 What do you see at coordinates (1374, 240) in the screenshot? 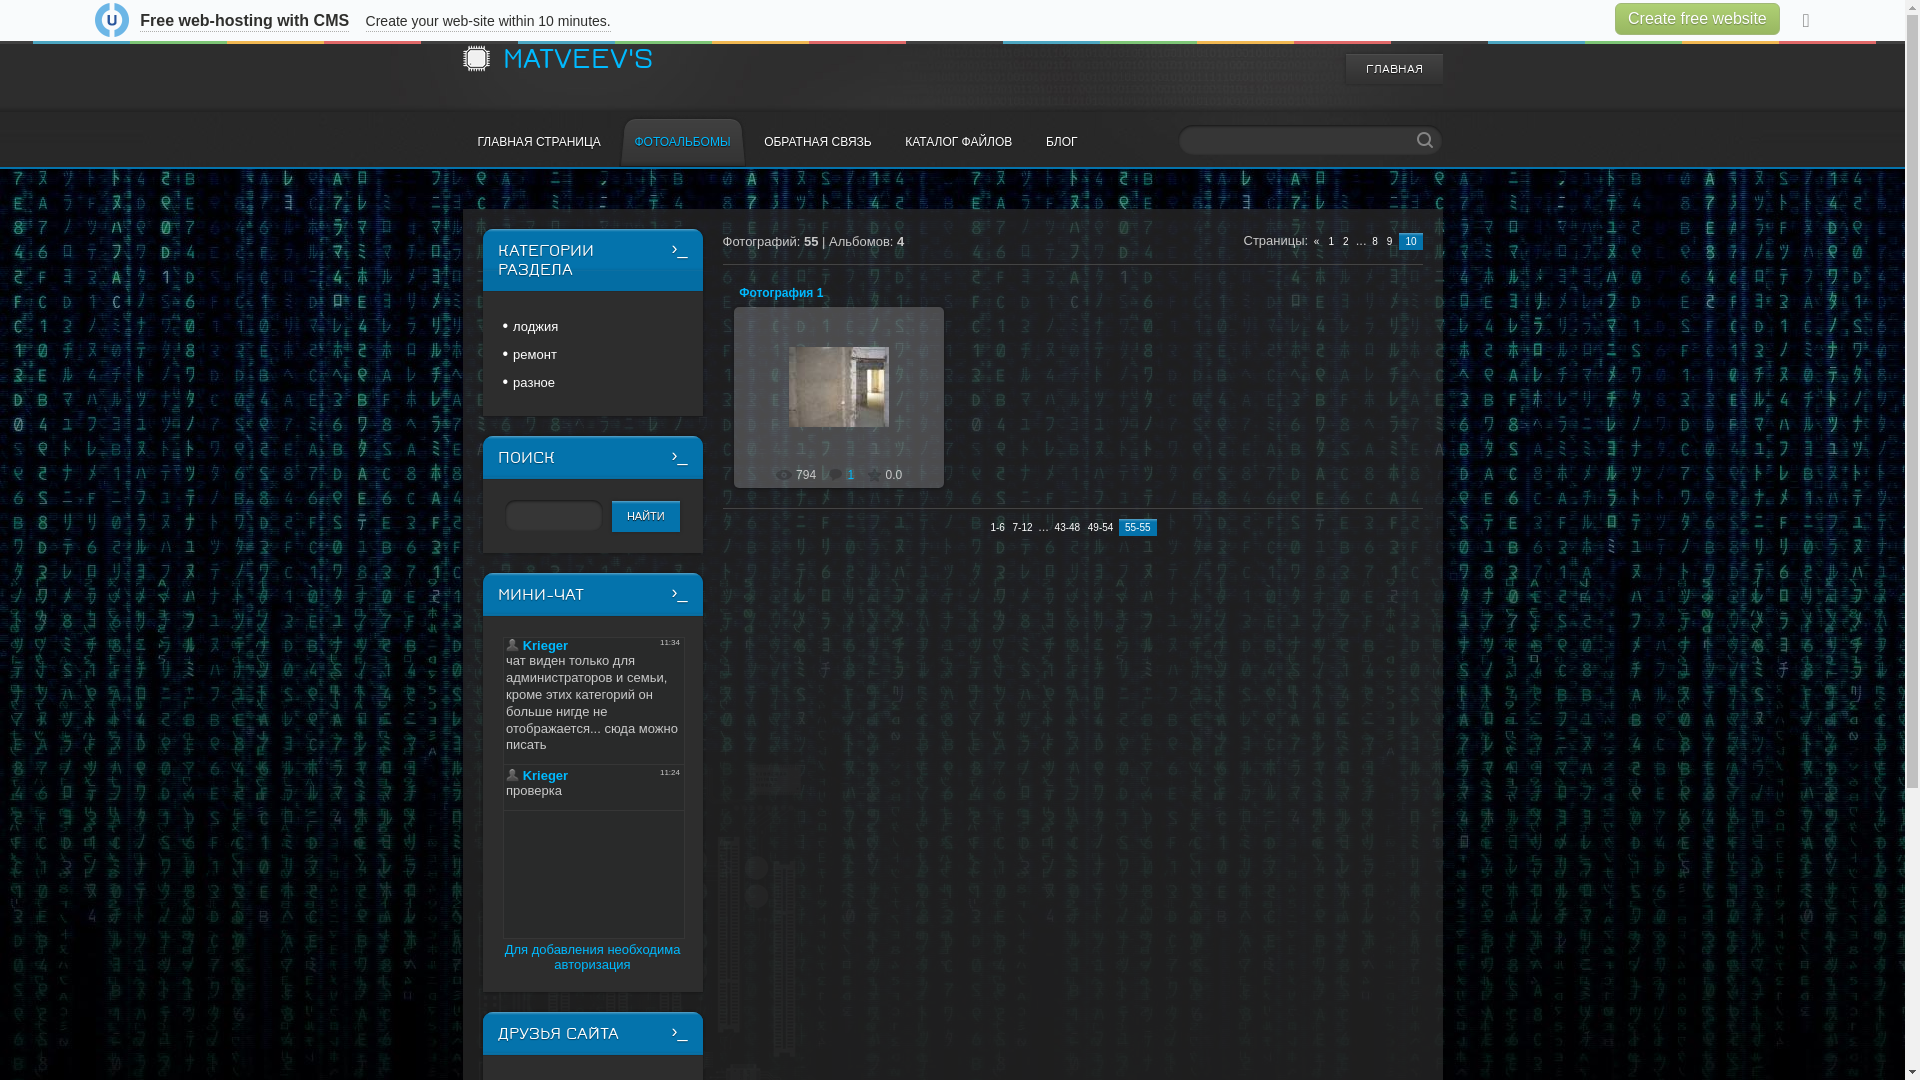
I see `'8'` at bounding box center [1374, 240].